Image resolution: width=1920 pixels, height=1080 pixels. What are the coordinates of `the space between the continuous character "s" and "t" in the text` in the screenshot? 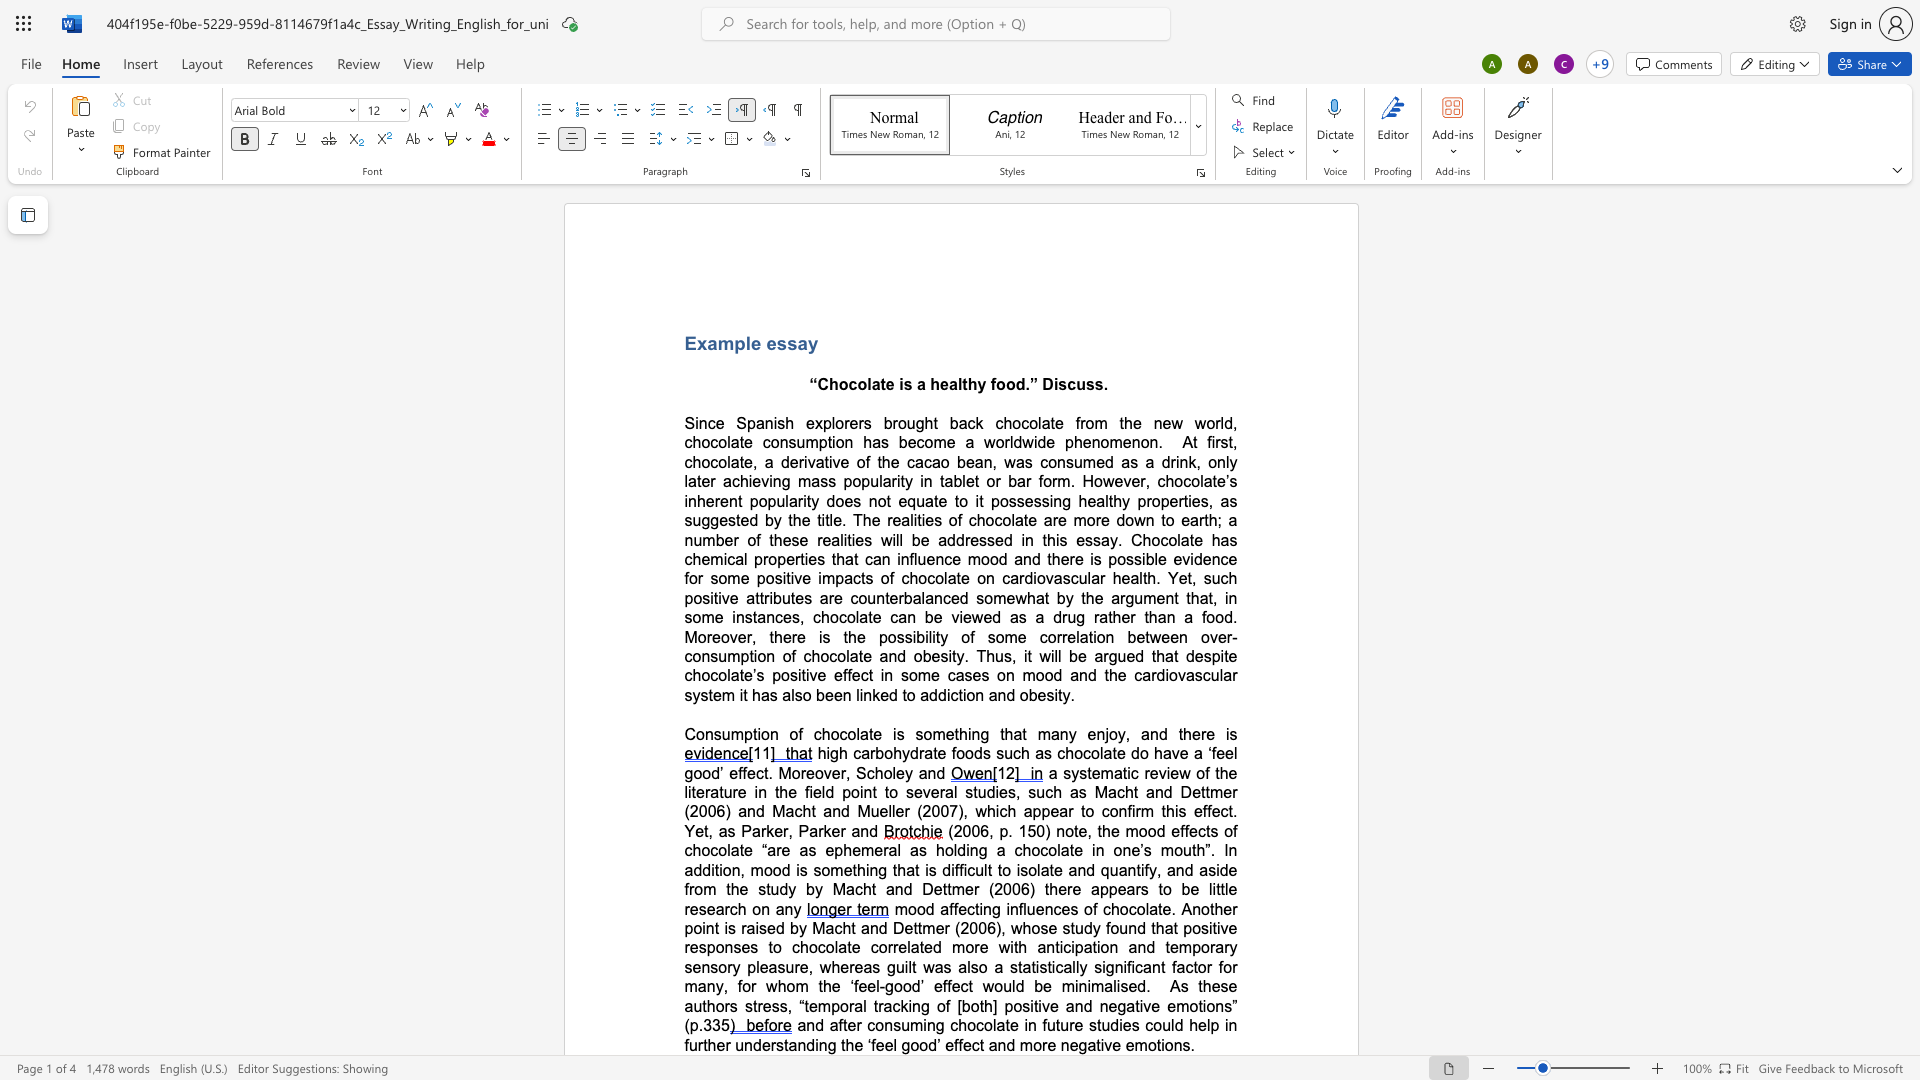 It's located at (1226, 441).